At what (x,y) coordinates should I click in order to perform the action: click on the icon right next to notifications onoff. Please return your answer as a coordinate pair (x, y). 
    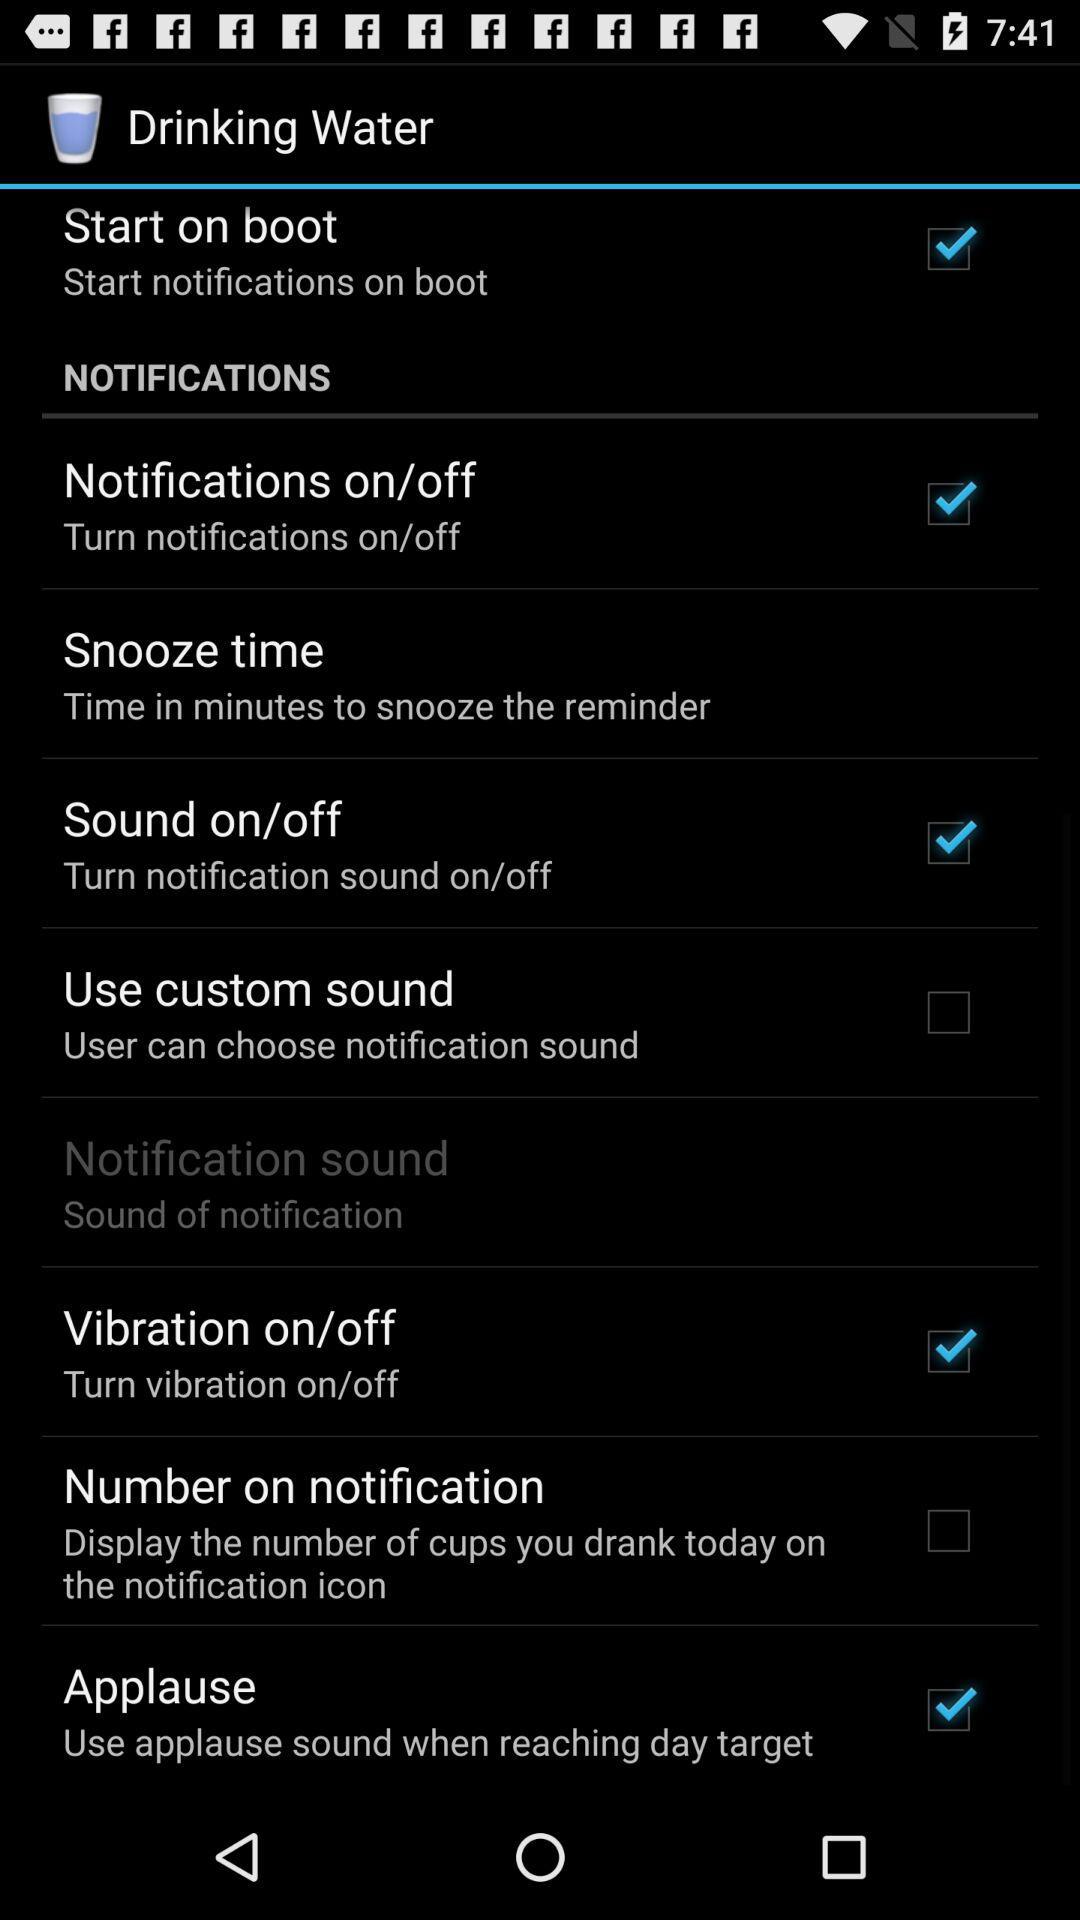
    Looking at the image, I should click on (947, 504).